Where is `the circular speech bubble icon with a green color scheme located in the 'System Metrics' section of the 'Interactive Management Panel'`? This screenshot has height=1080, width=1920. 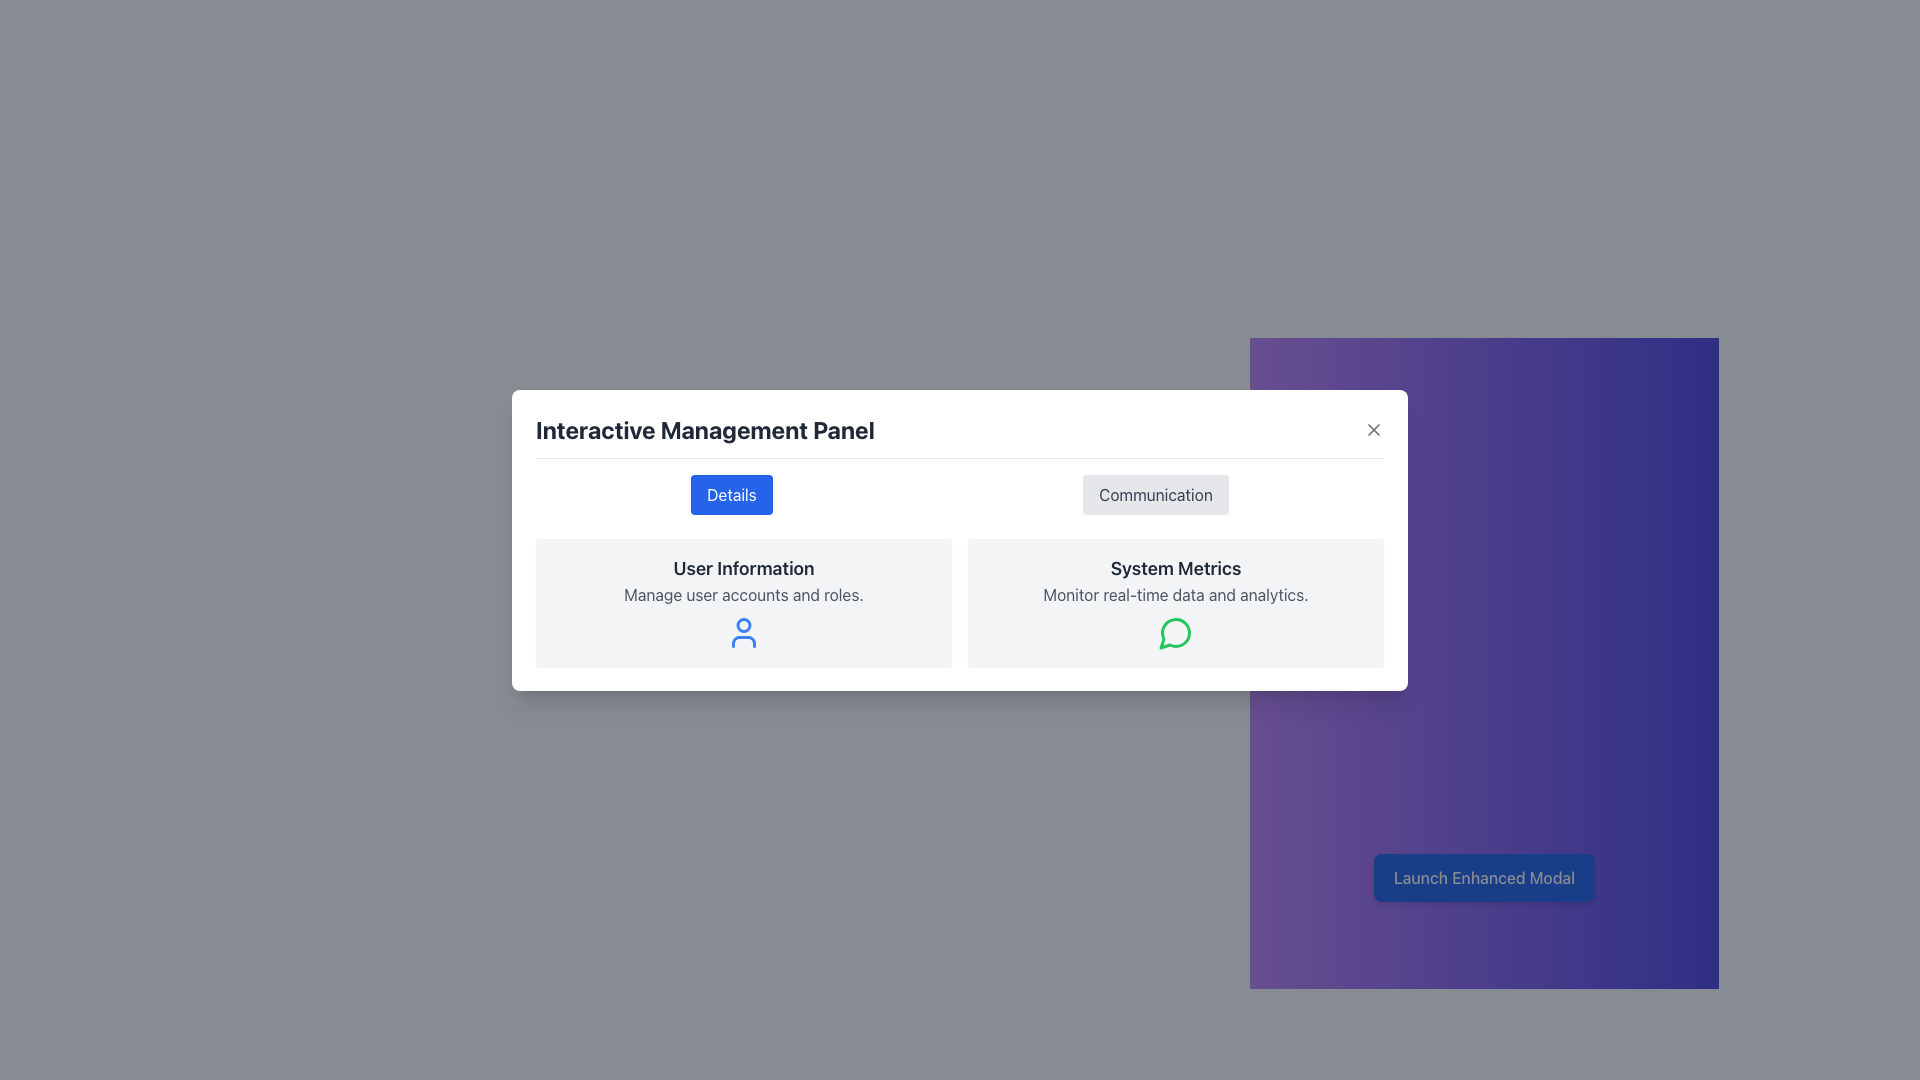 the circular speech bubble icon with a green color scheme located in the 'System Metrics' section of the 'Interactive Management Panel' is located at coordinates (1176, 632).